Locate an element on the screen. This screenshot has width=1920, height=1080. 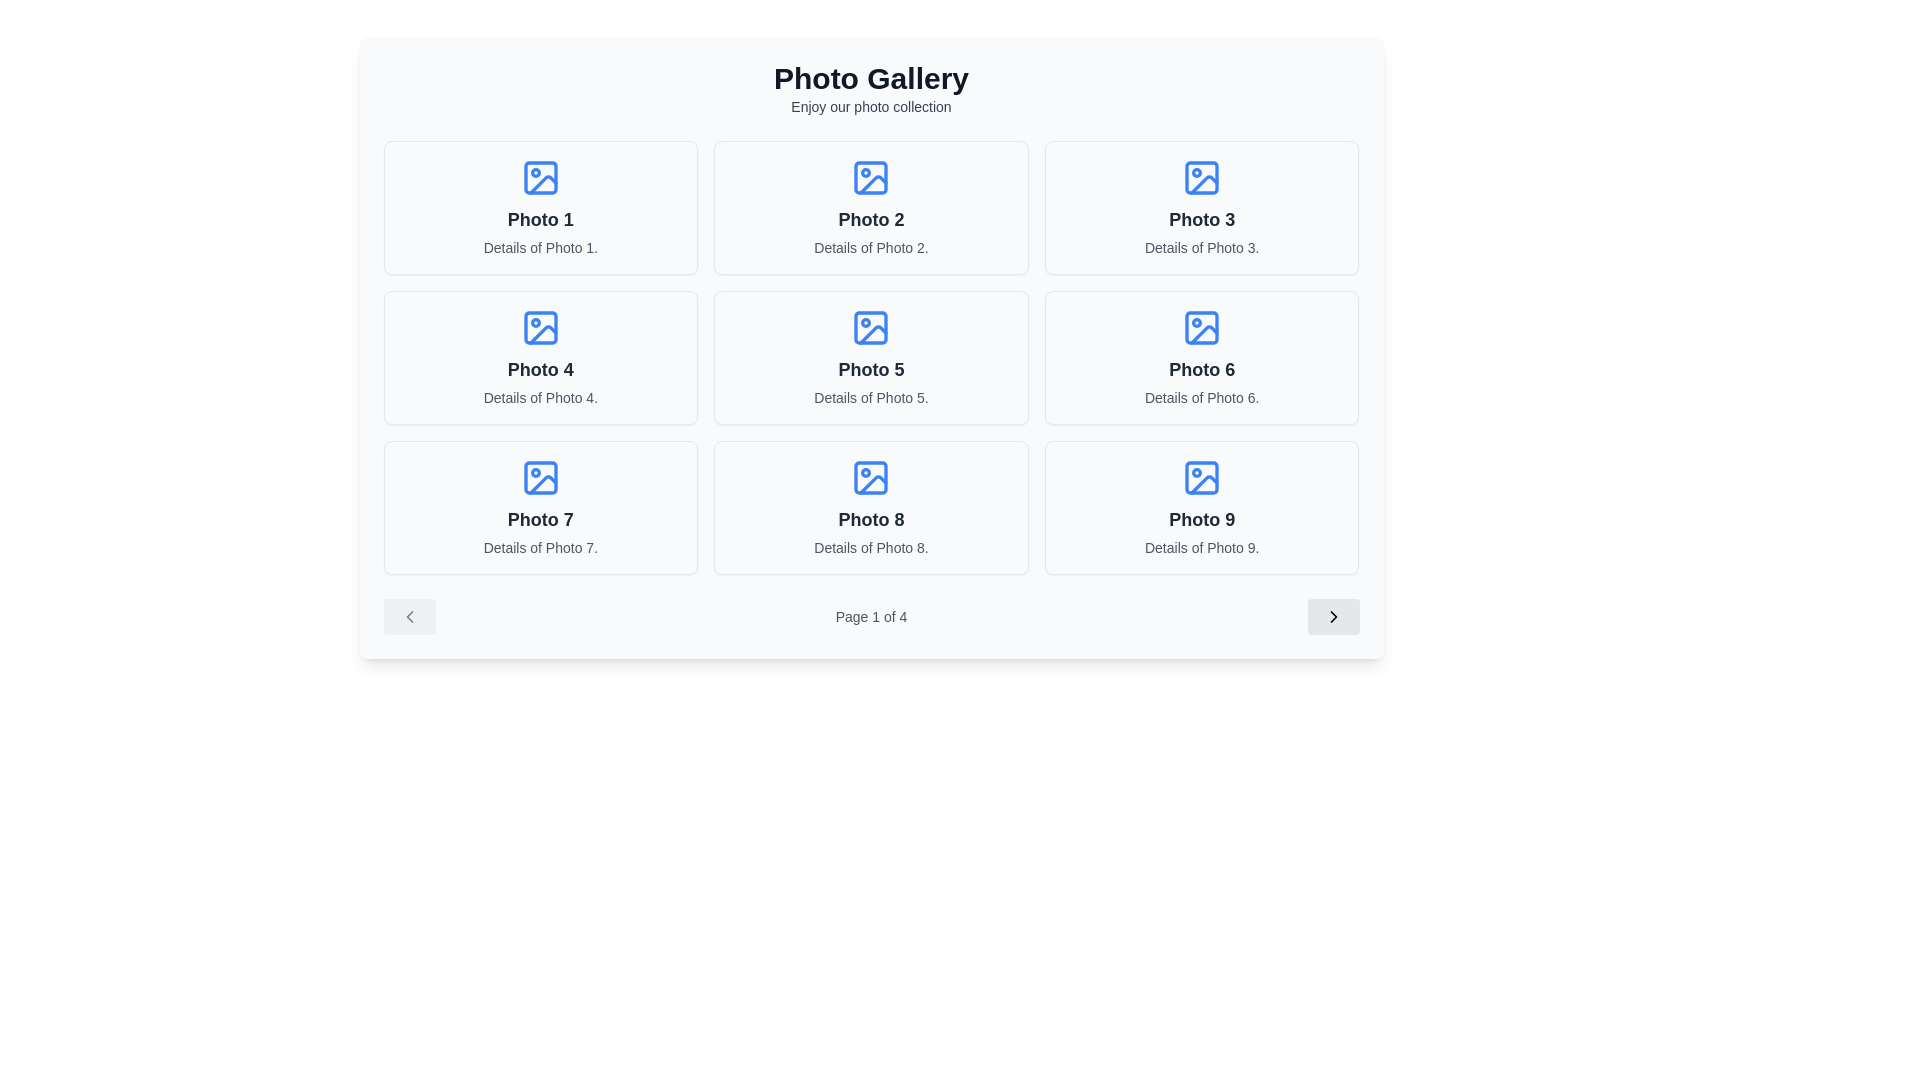
text label displaying 'Photo 1' which is styled with a bold font and grayish color, located within the top-left corner of the gallery grid card layout is located at coordinates (540, 219).